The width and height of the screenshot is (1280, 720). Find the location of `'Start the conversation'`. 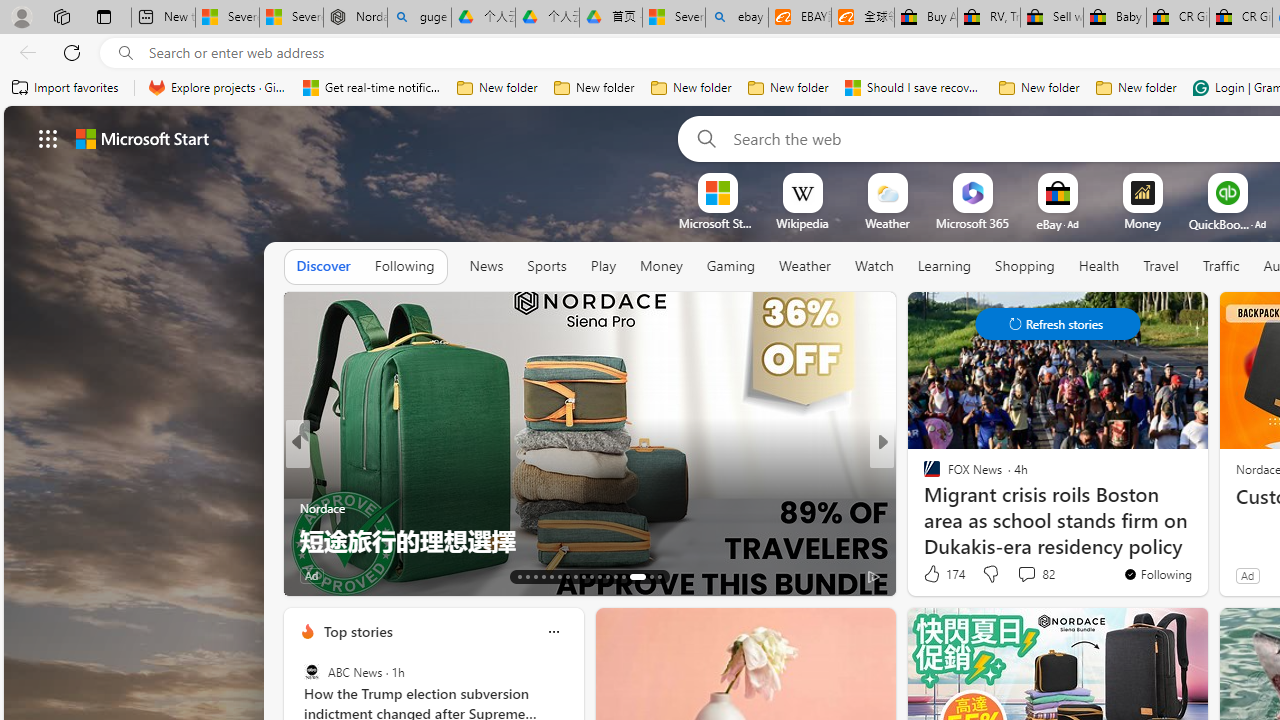

'Start the conversation' is located at coordinates (997, 575).